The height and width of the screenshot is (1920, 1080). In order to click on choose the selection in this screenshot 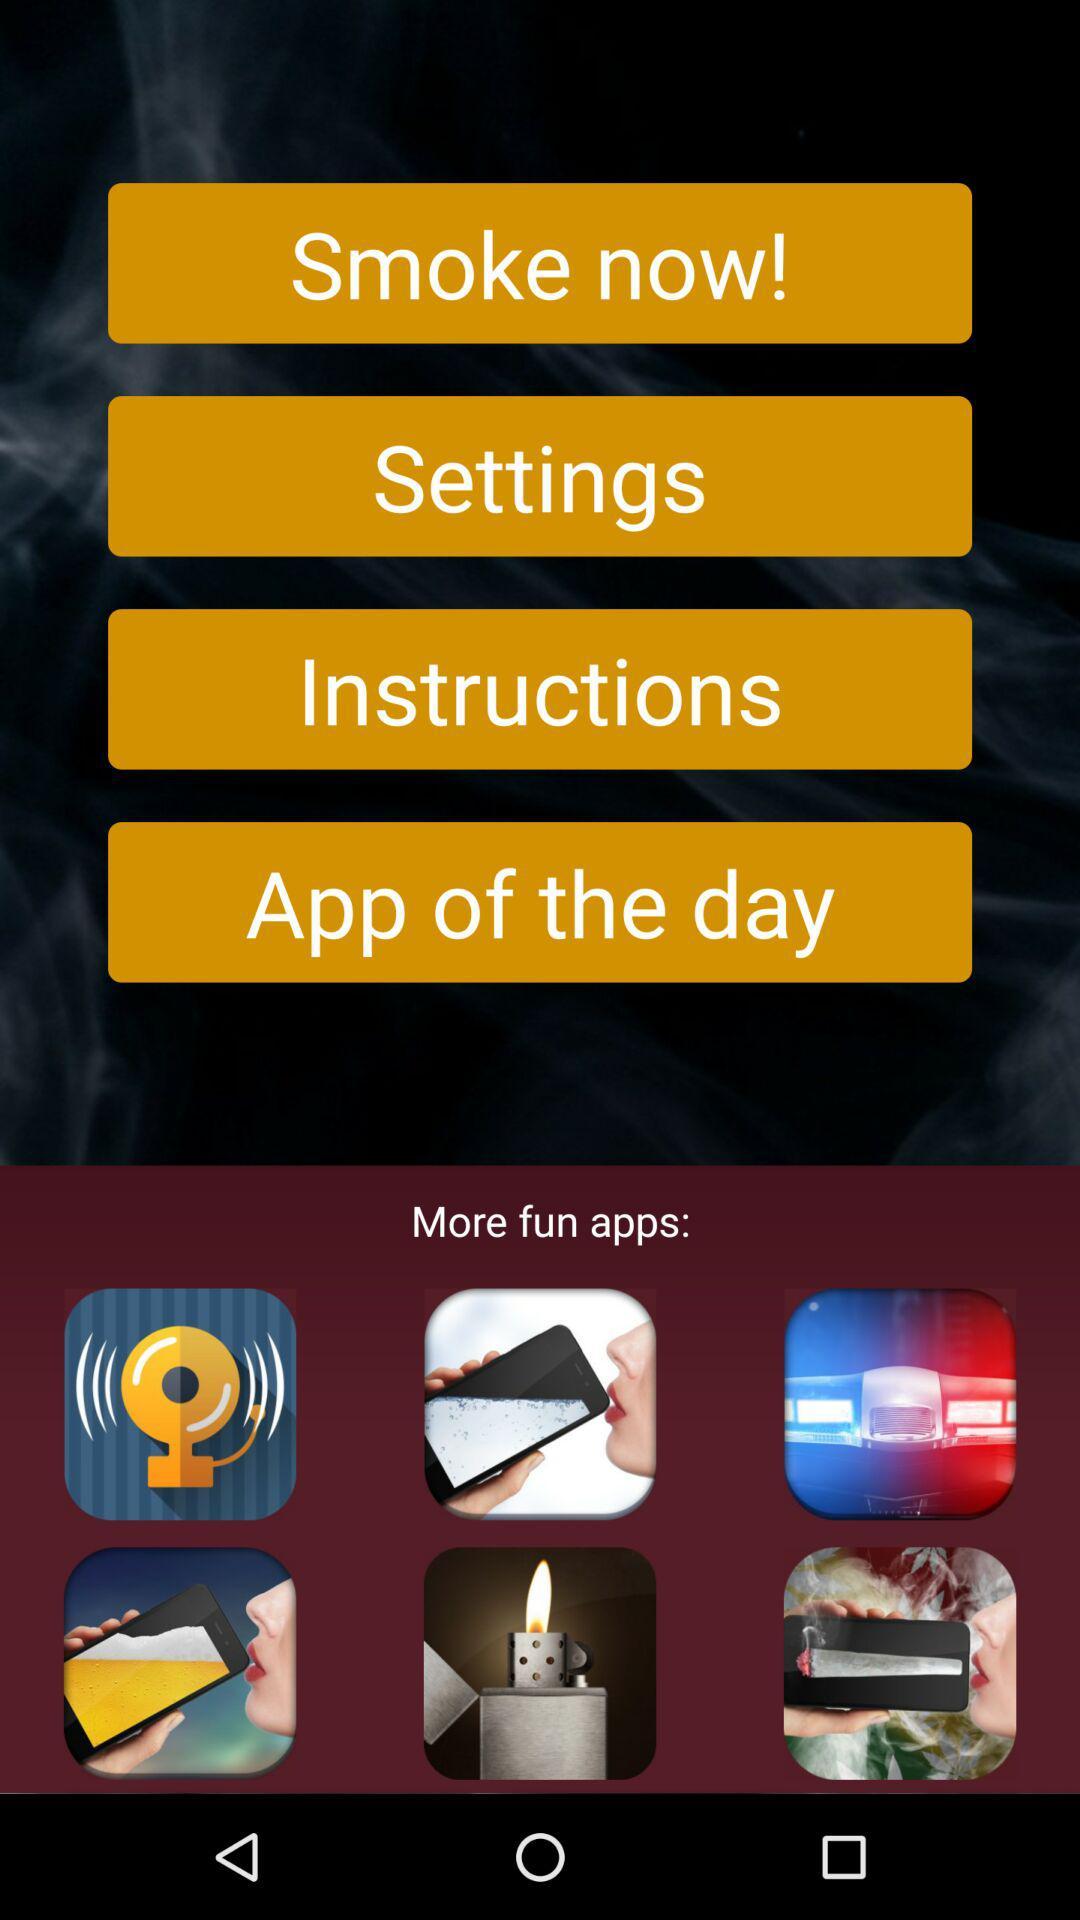, I will do `click(540, 1663)`.